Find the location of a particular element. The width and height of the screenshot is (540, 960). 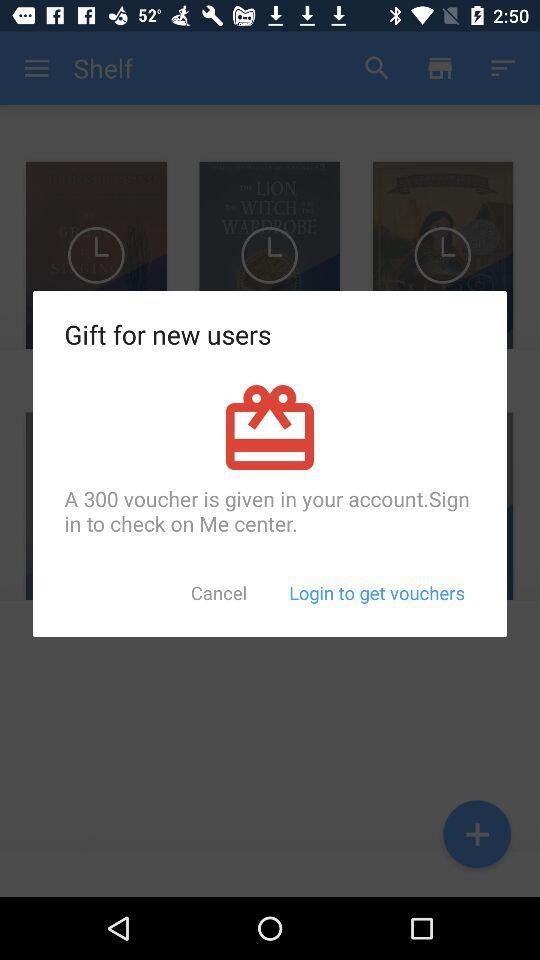

the search icon is located at coordinates (377, 68).